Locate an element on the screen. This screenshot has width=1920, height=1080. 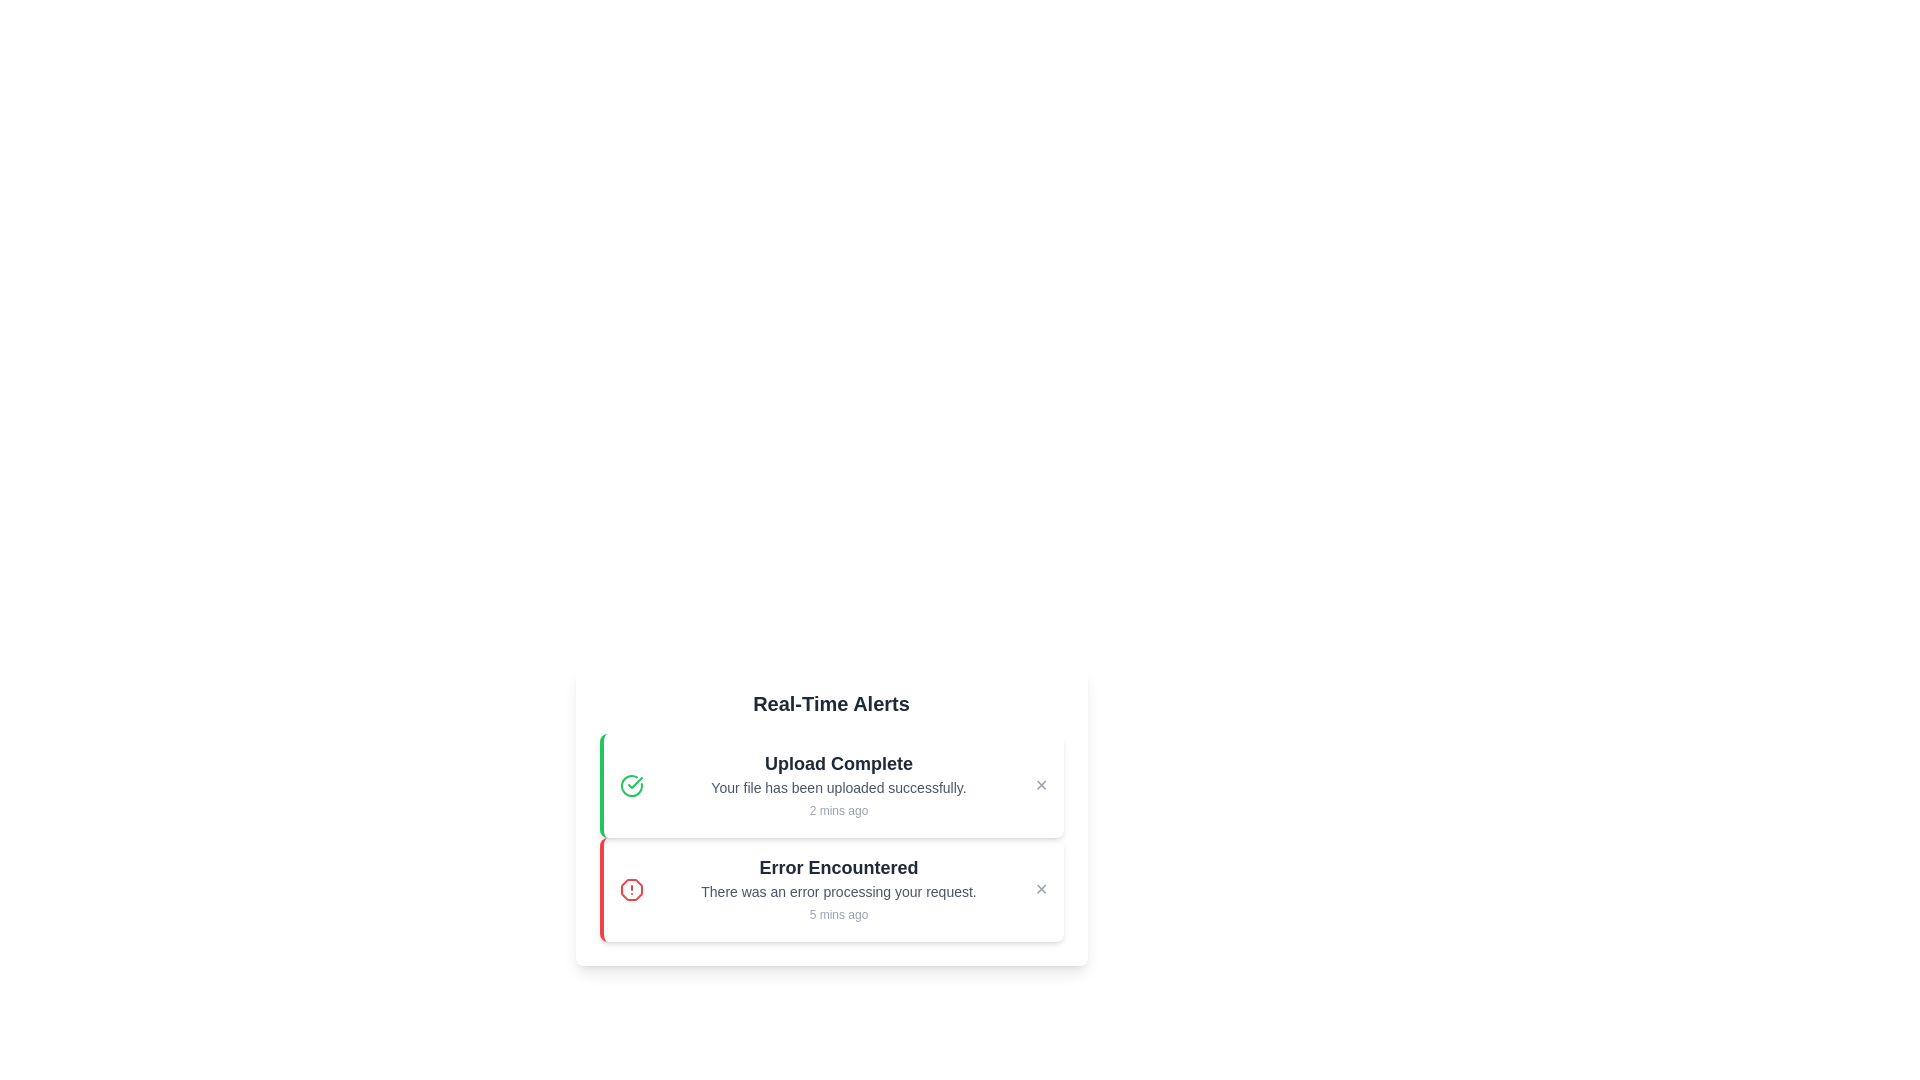
the green outlined circular icon with a checkmark that indicates completion or success, located in the top-left corner of the 'Upload Complete' notification card is located at coordinates (630, 785).